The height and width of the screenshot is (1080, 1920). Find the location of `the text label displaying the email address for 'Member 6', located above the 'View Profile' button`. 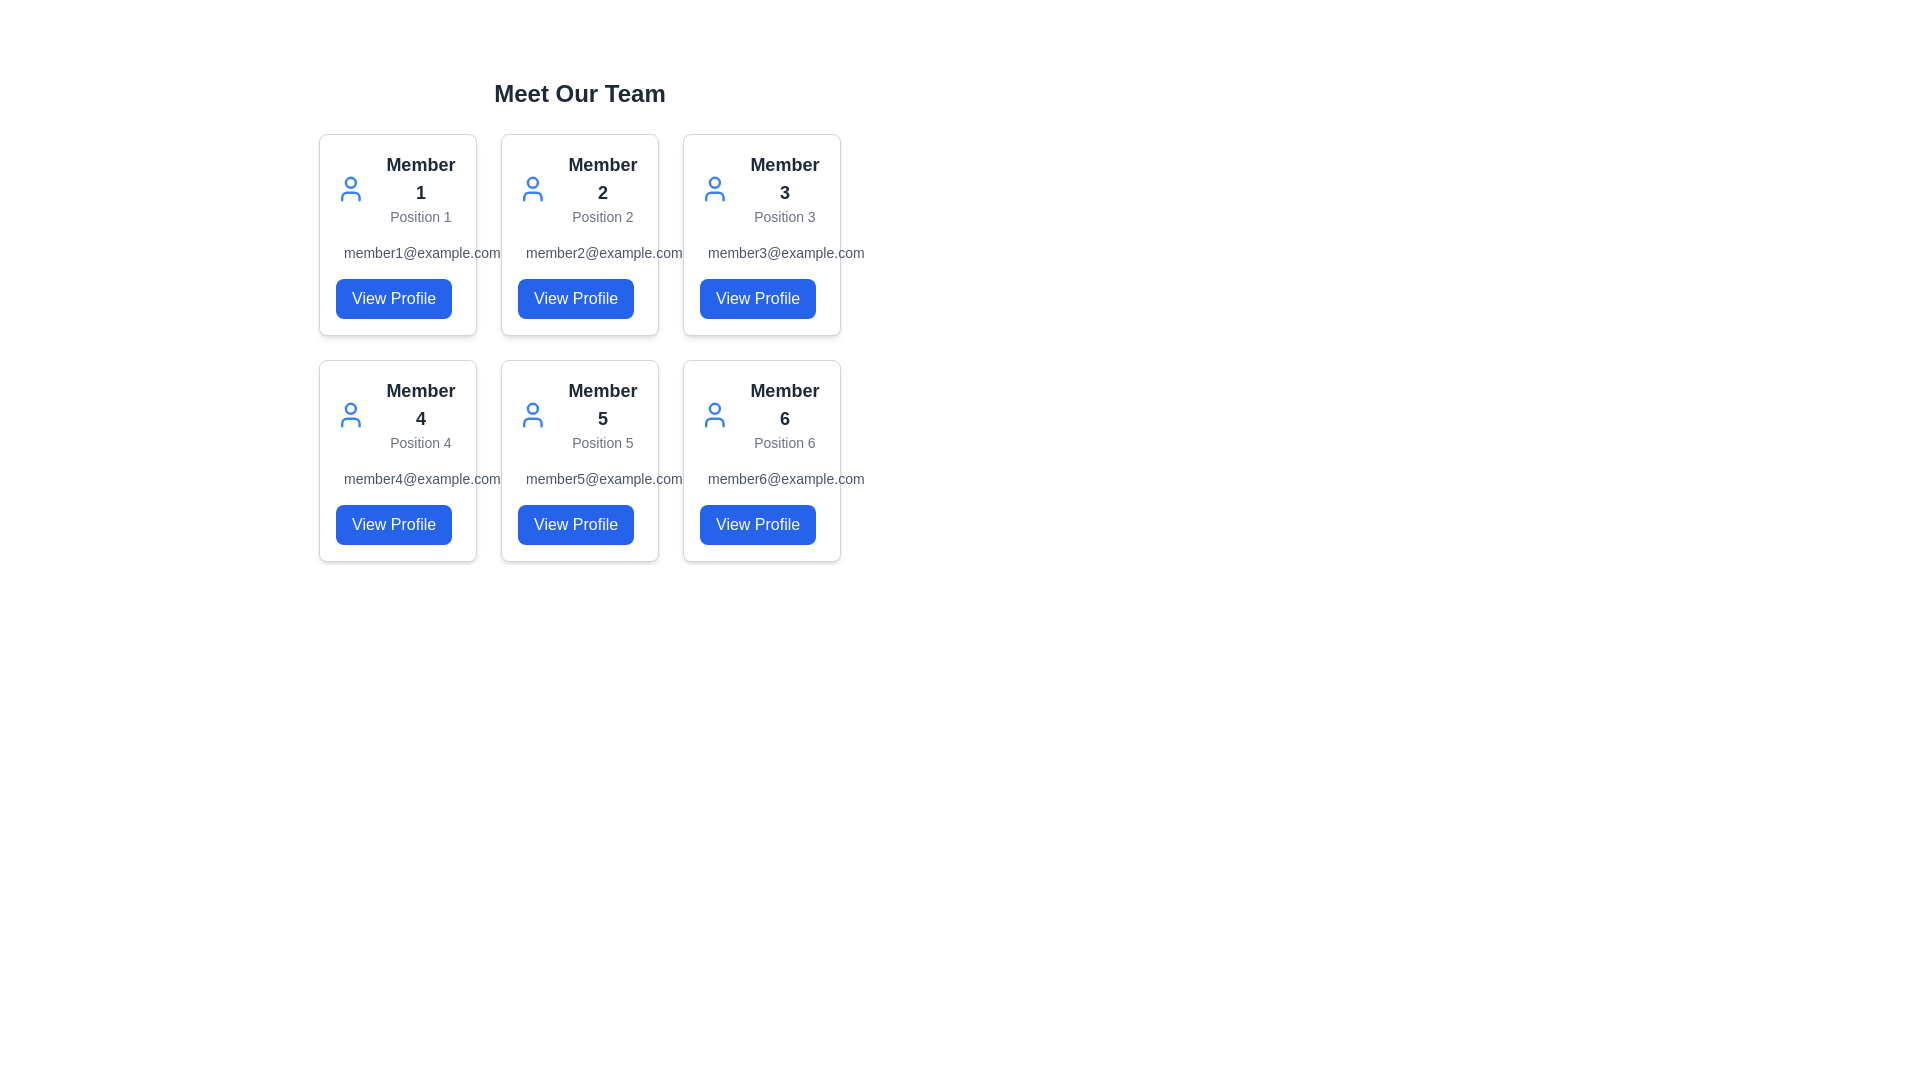

the text label displaying the email address for 'Member 6', located above the 'View Profile' button is located at coordinates (761, 478).